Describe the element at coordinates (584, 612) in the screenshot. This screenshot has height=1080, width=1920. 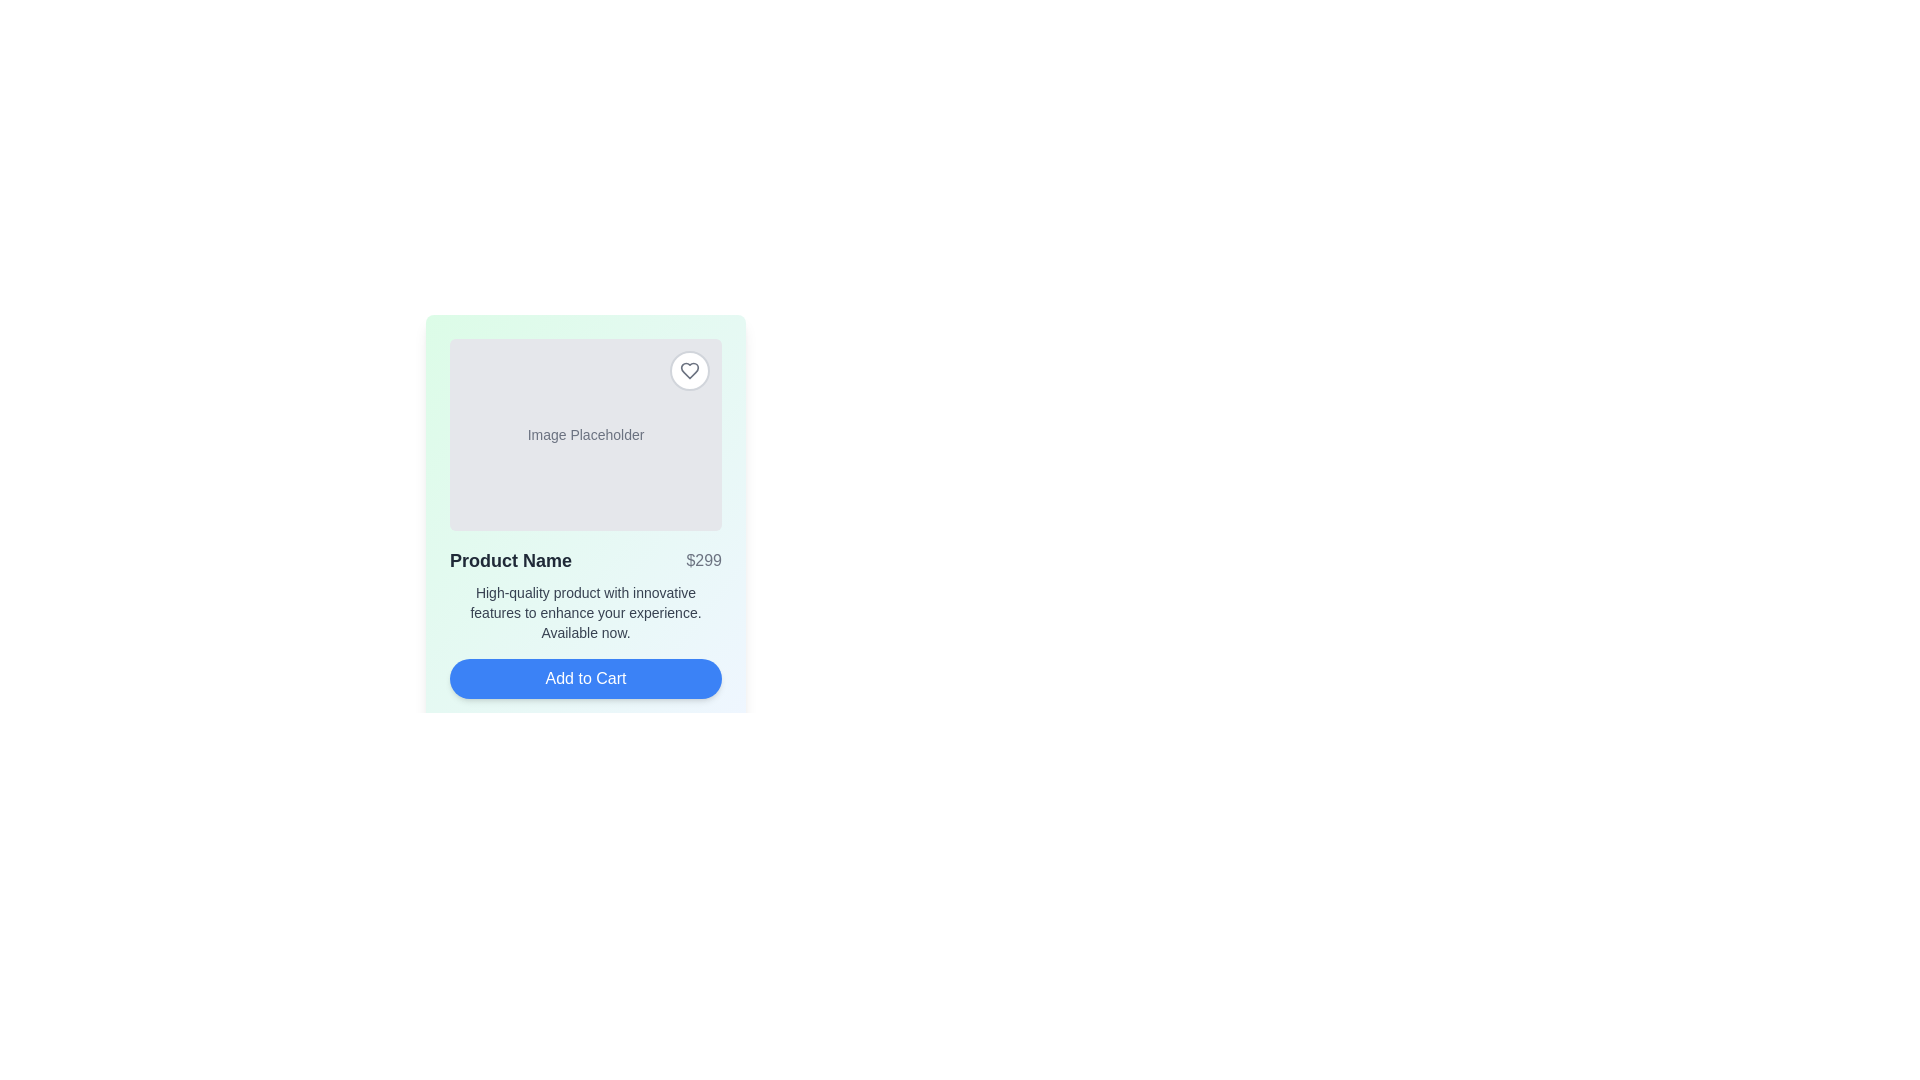
I see `informational text section that describes the product's features and availability, located below the product name and price, and above the 'Add to Cart' button` at that location.